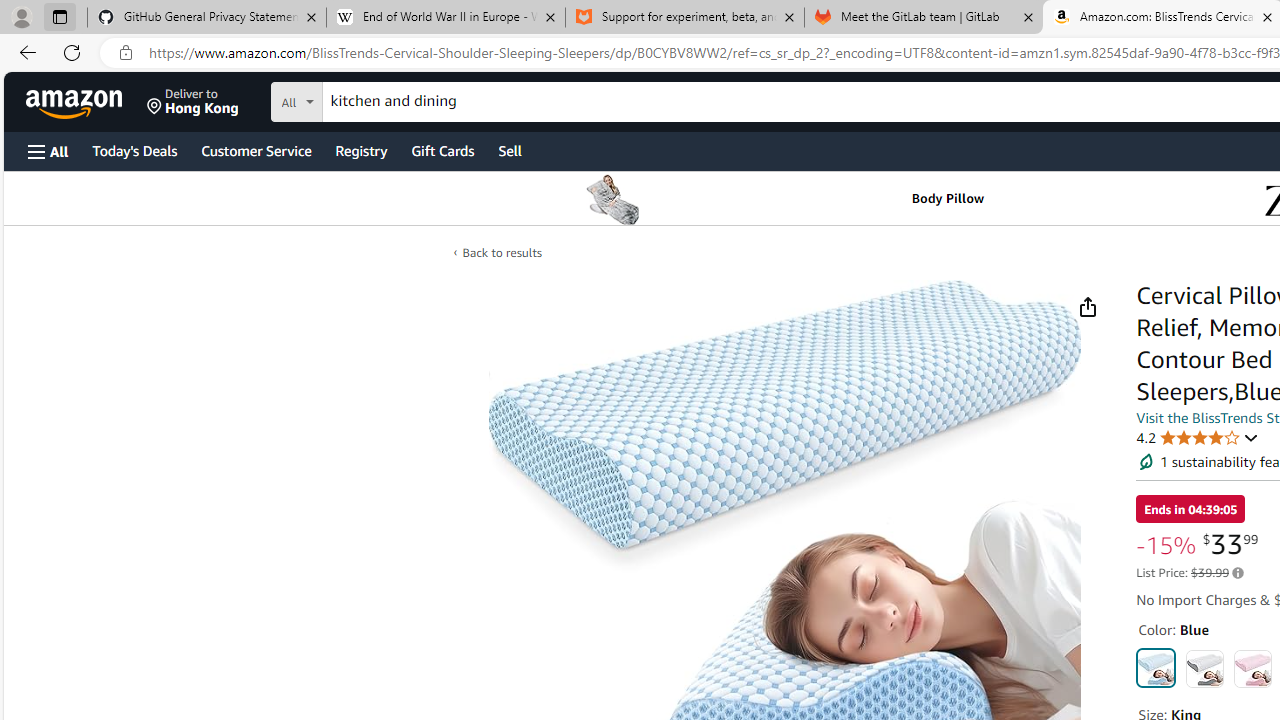 This screenshot has width=1280, height=720. I want to click on 'Grey', so click(1203, 668).